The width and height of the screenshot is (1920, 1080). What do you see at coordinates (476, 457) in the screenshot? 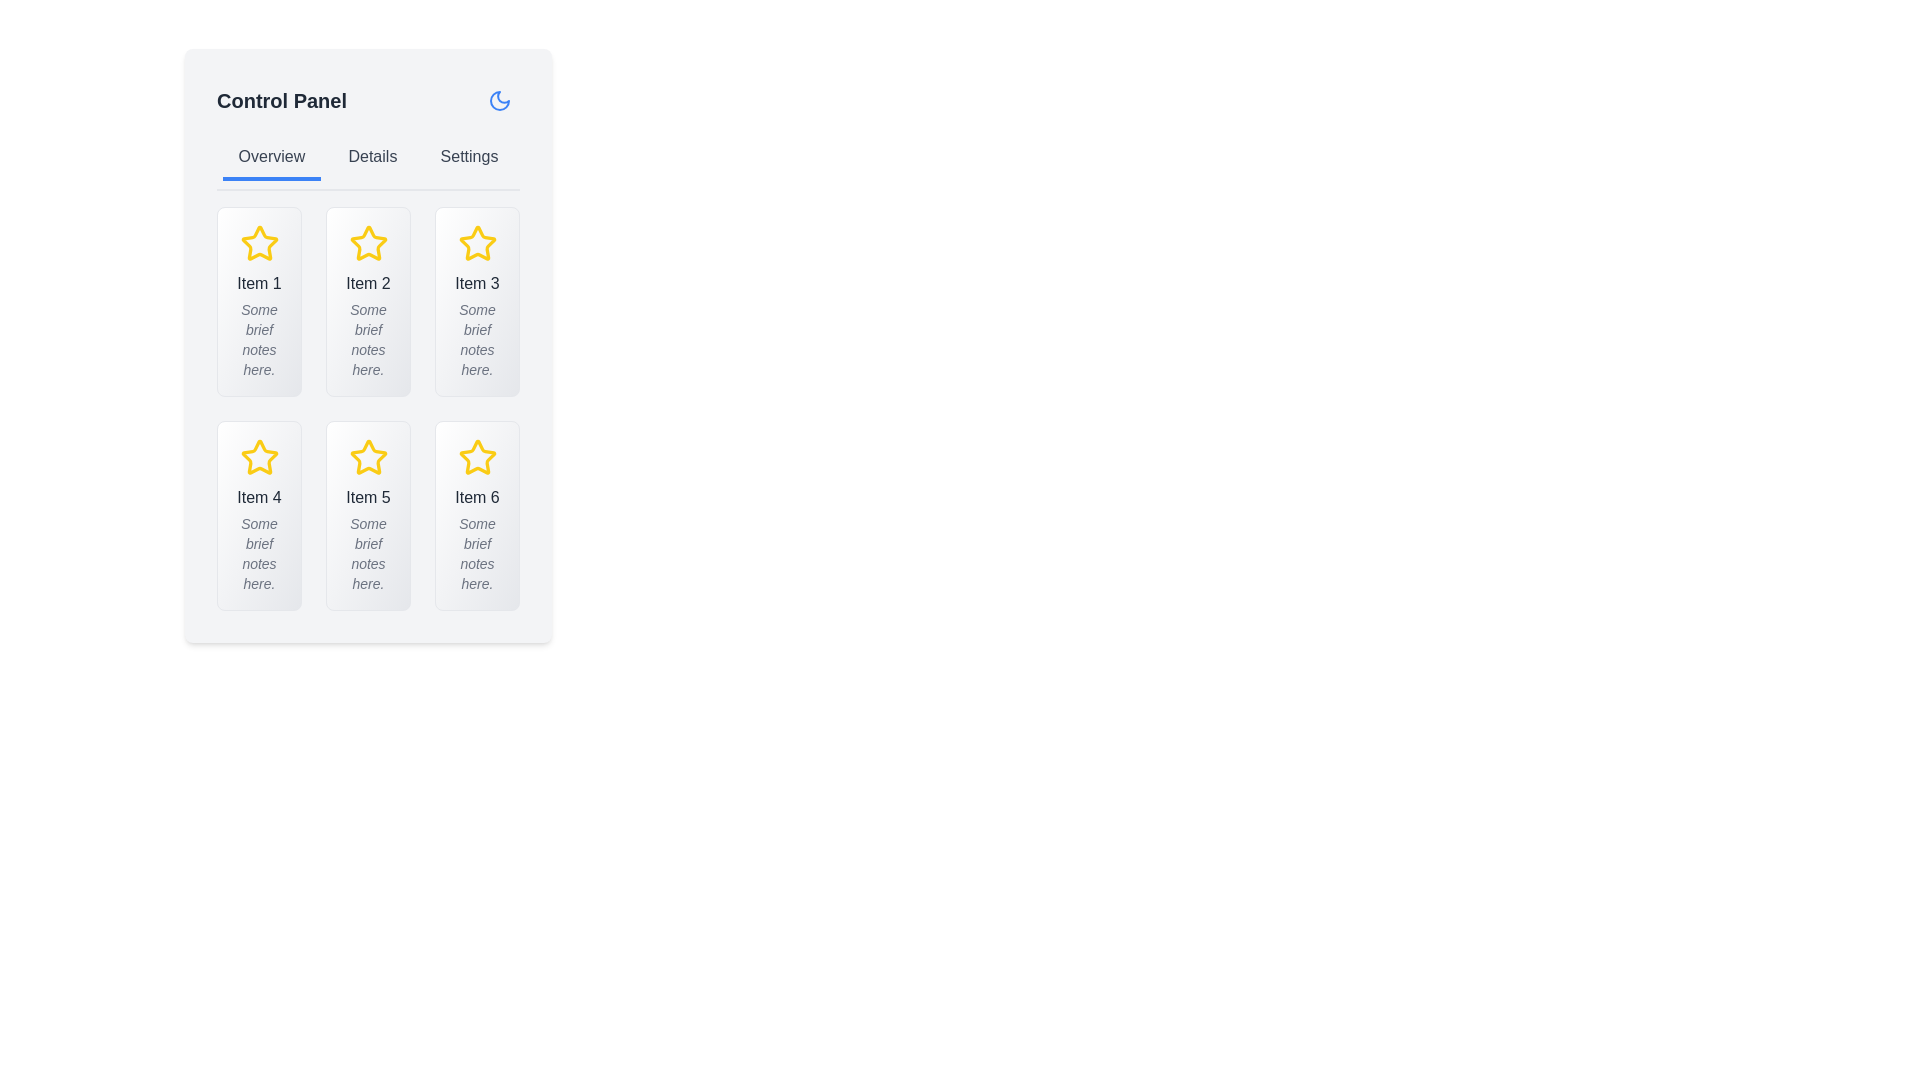
I see `the star icon in the 2nd row, 3rd column of the grid layout, which represents a rating or selection feature for 'Item 6'` at bounding box center [476, 457].